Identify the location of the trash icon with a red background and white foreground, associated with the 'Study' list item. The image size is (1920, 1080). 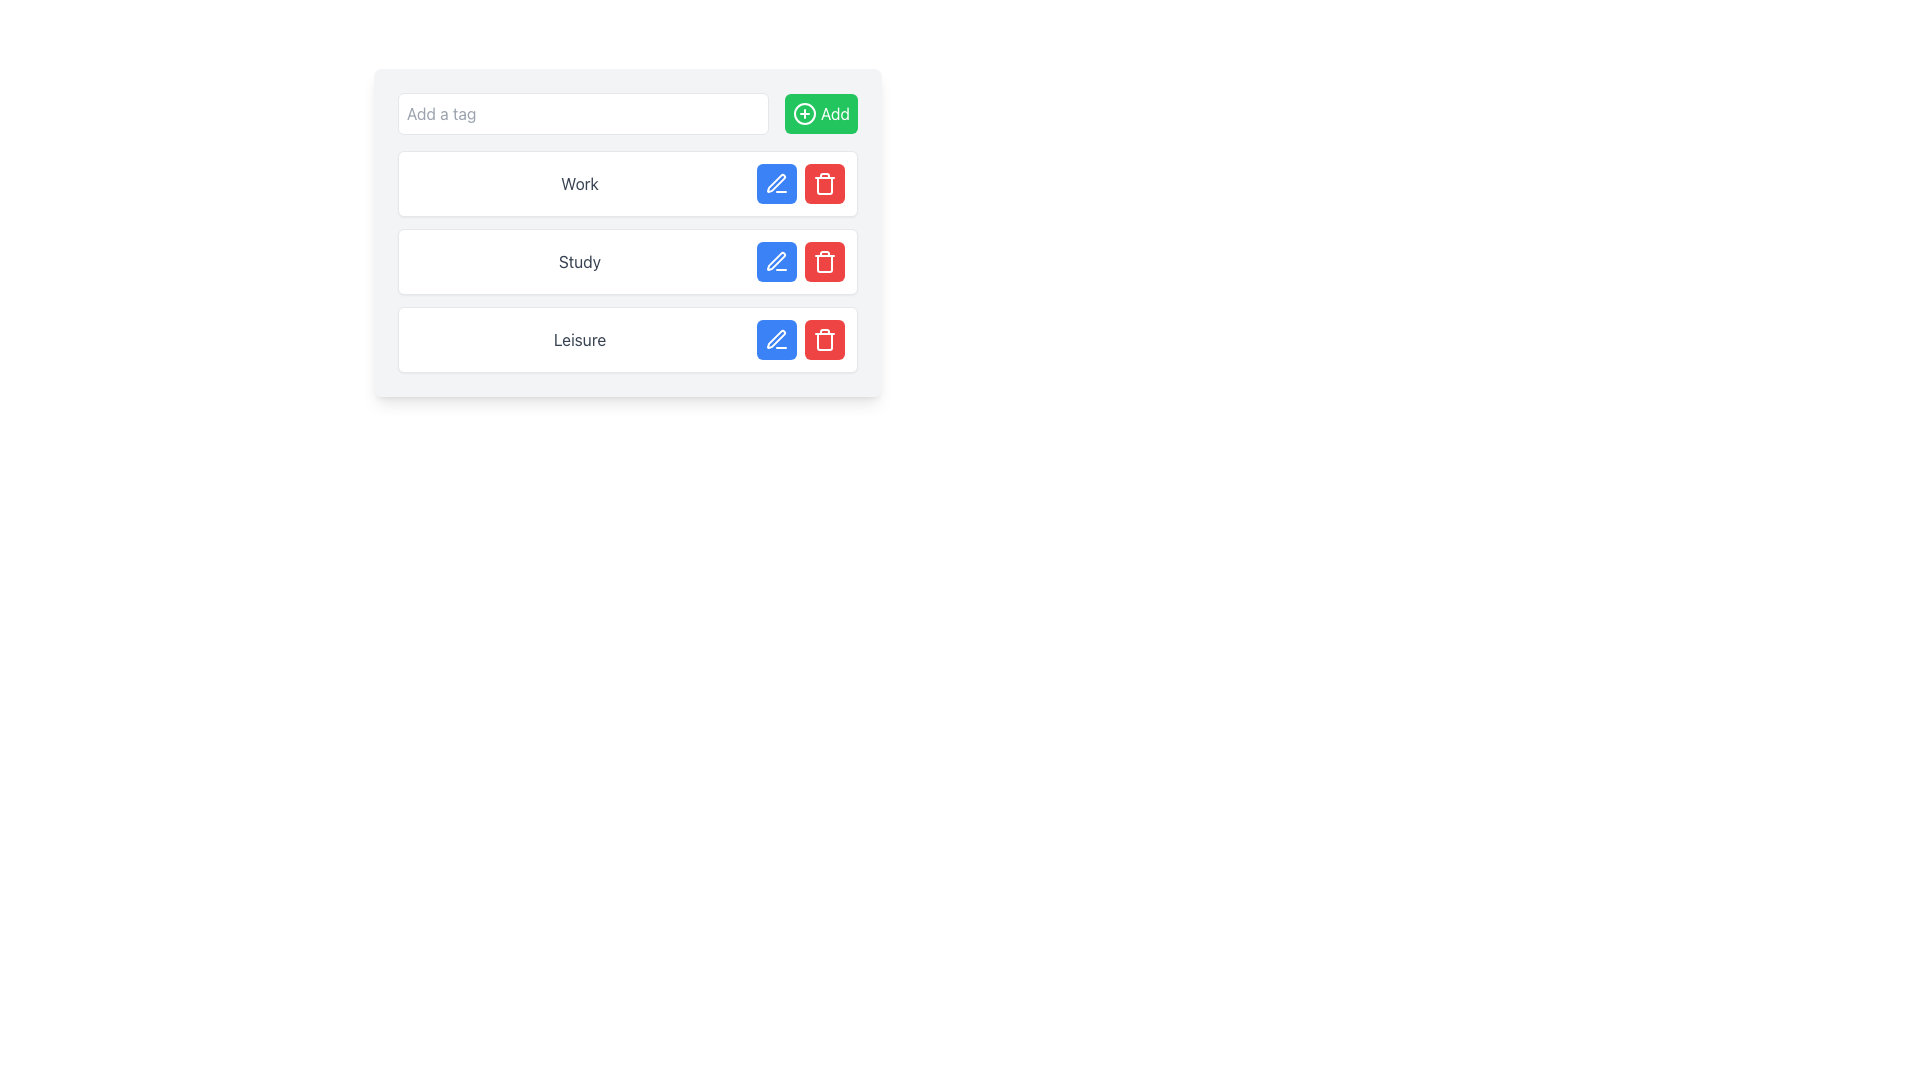
(825, 261).